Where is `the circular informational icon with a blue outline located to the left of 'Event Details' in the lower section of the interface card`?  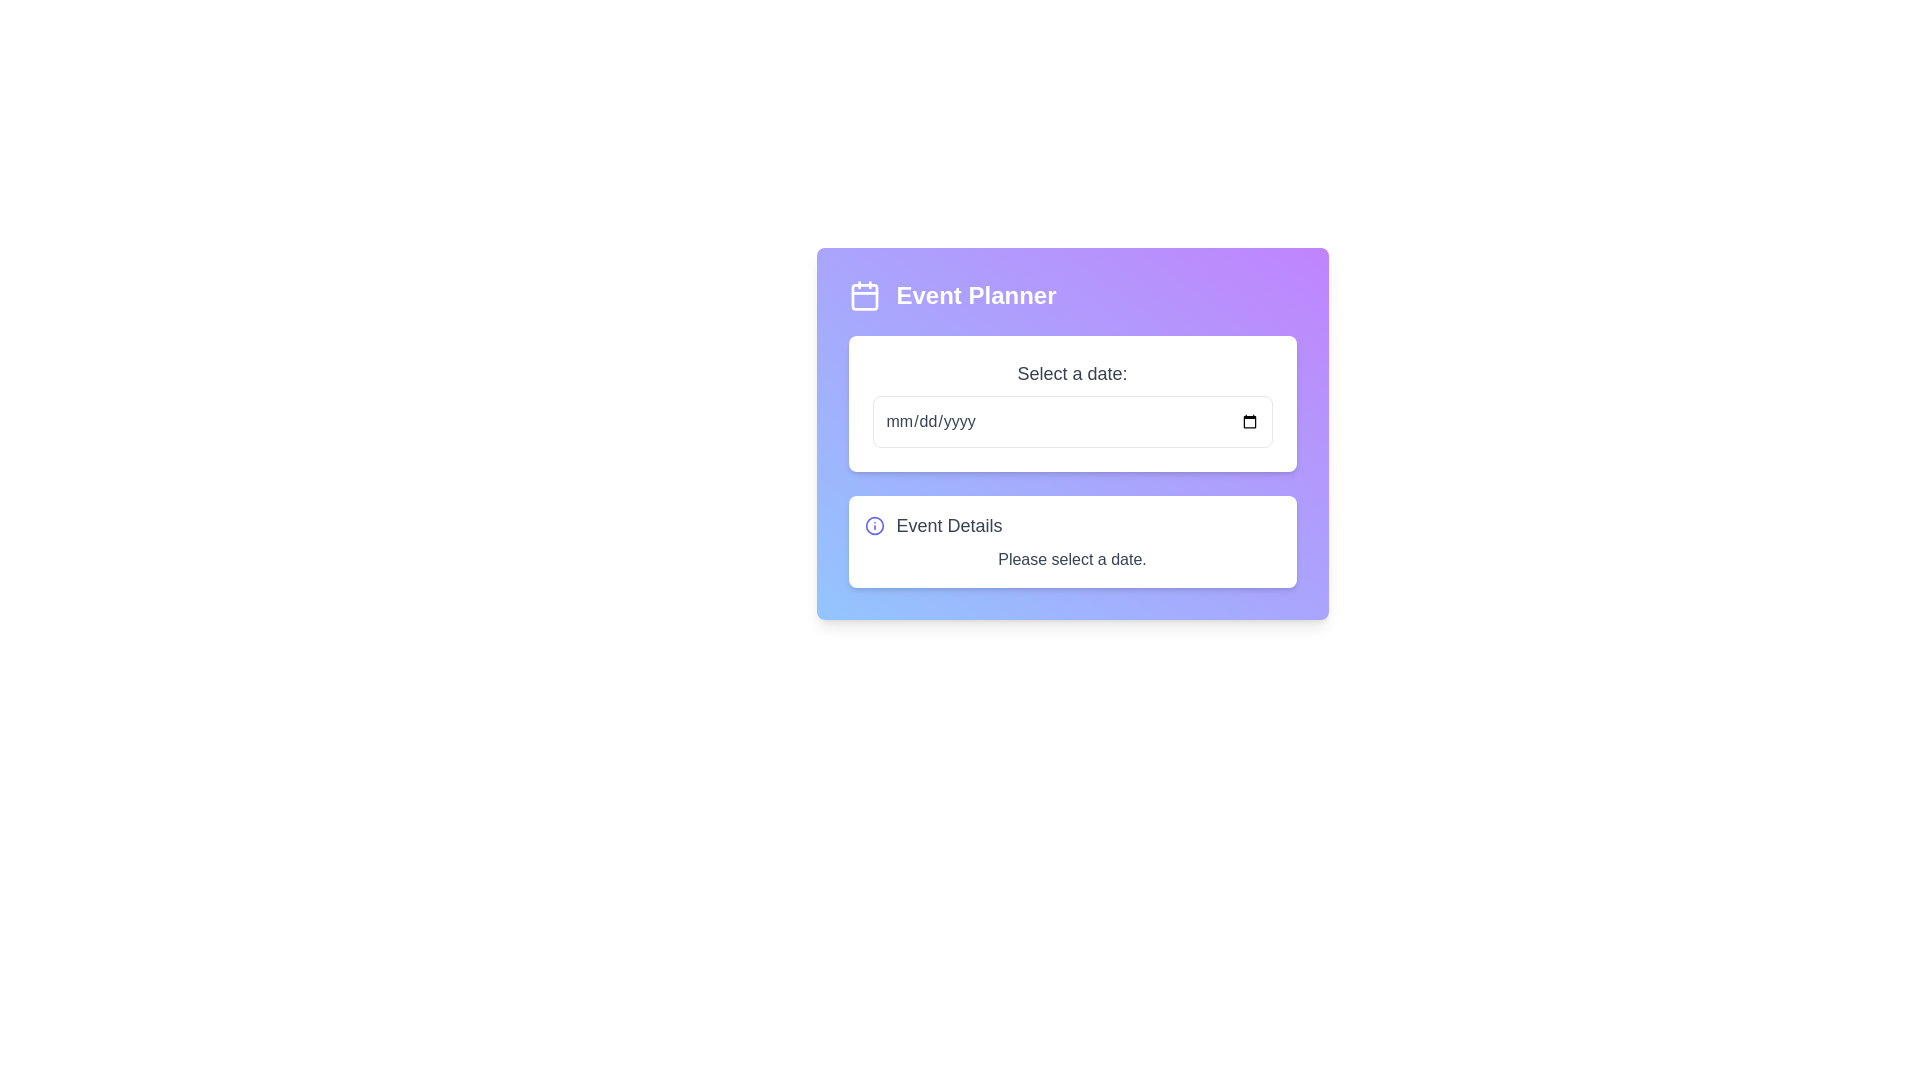
the circular informational icon with a blue outline located to the left of 'Event Details' in the lower section of the interface card is located at coordinates (874, 524).